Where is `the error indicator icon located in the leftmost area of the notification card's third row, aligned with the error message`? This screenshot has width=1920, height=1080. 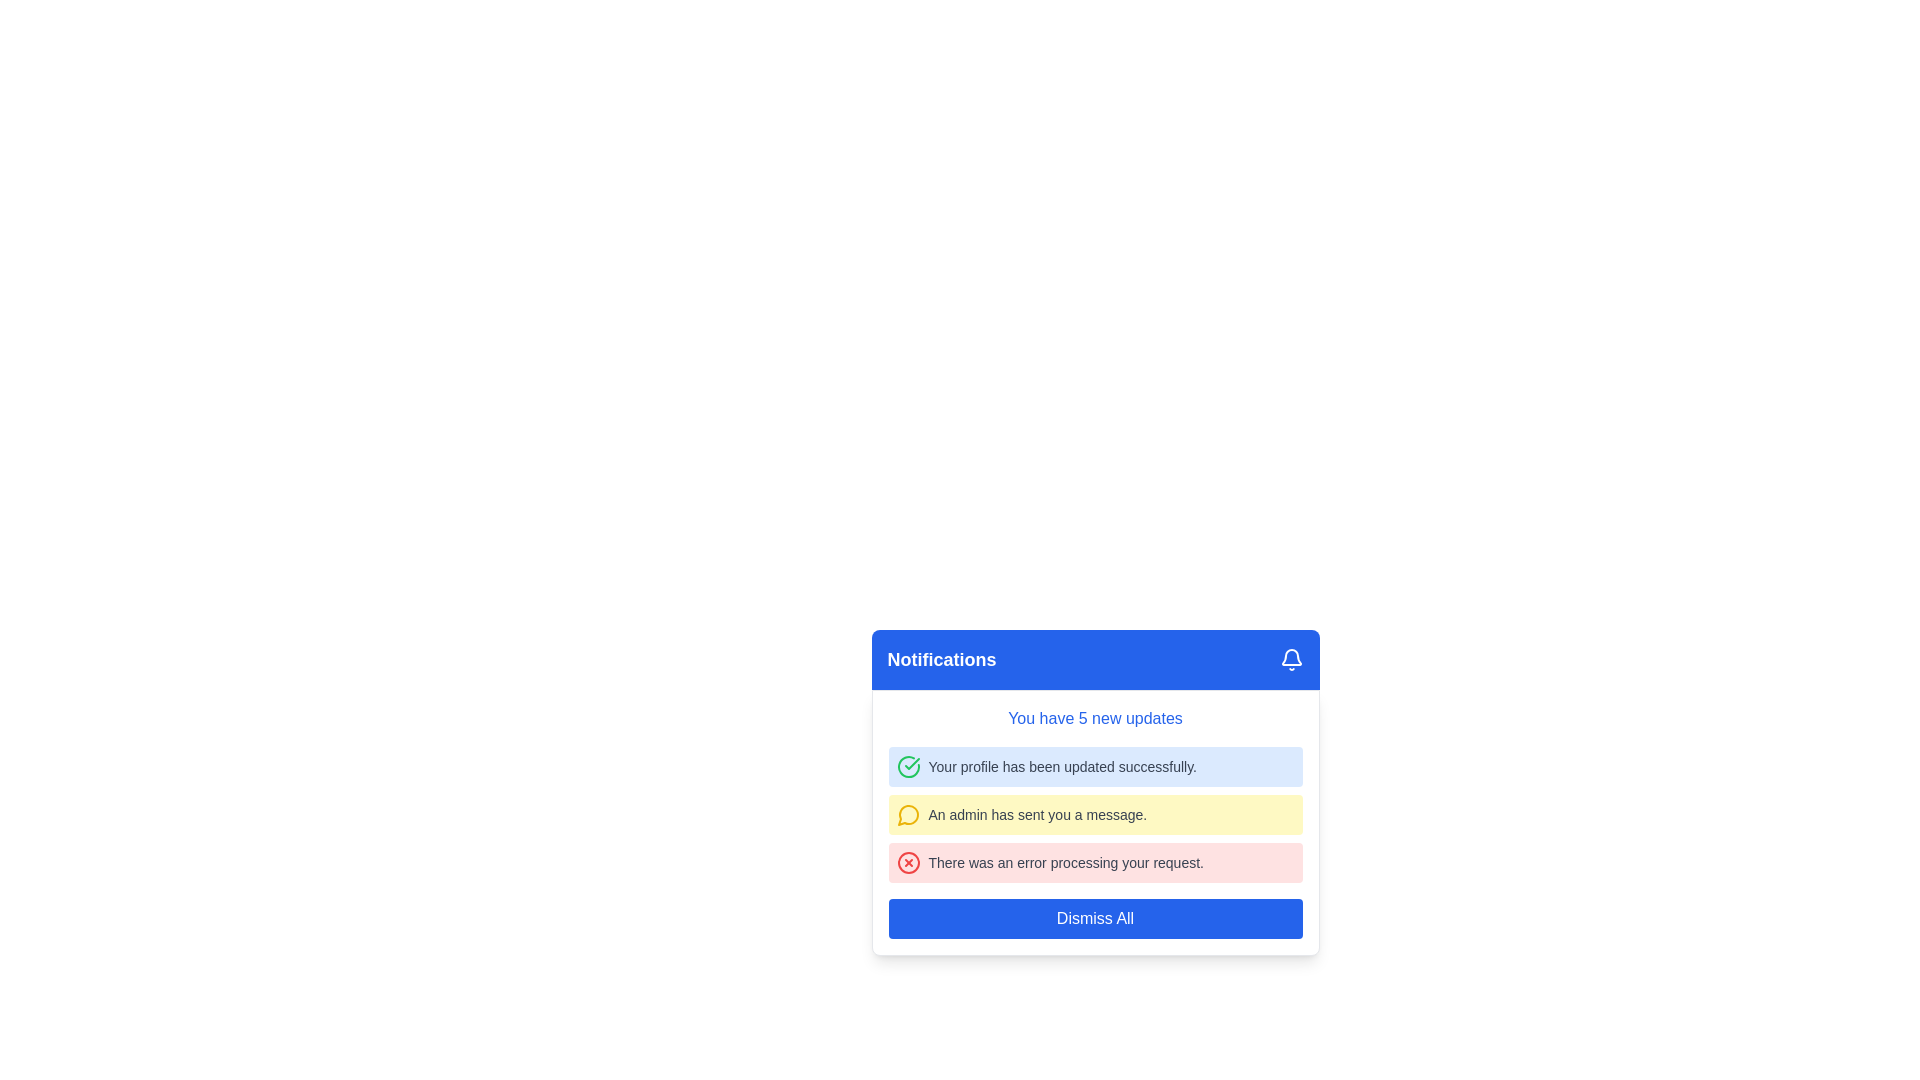 the error indicator icon located in the leftmost area of the notification card's third row, aligned with the error message is located at coordinates (907, 862).